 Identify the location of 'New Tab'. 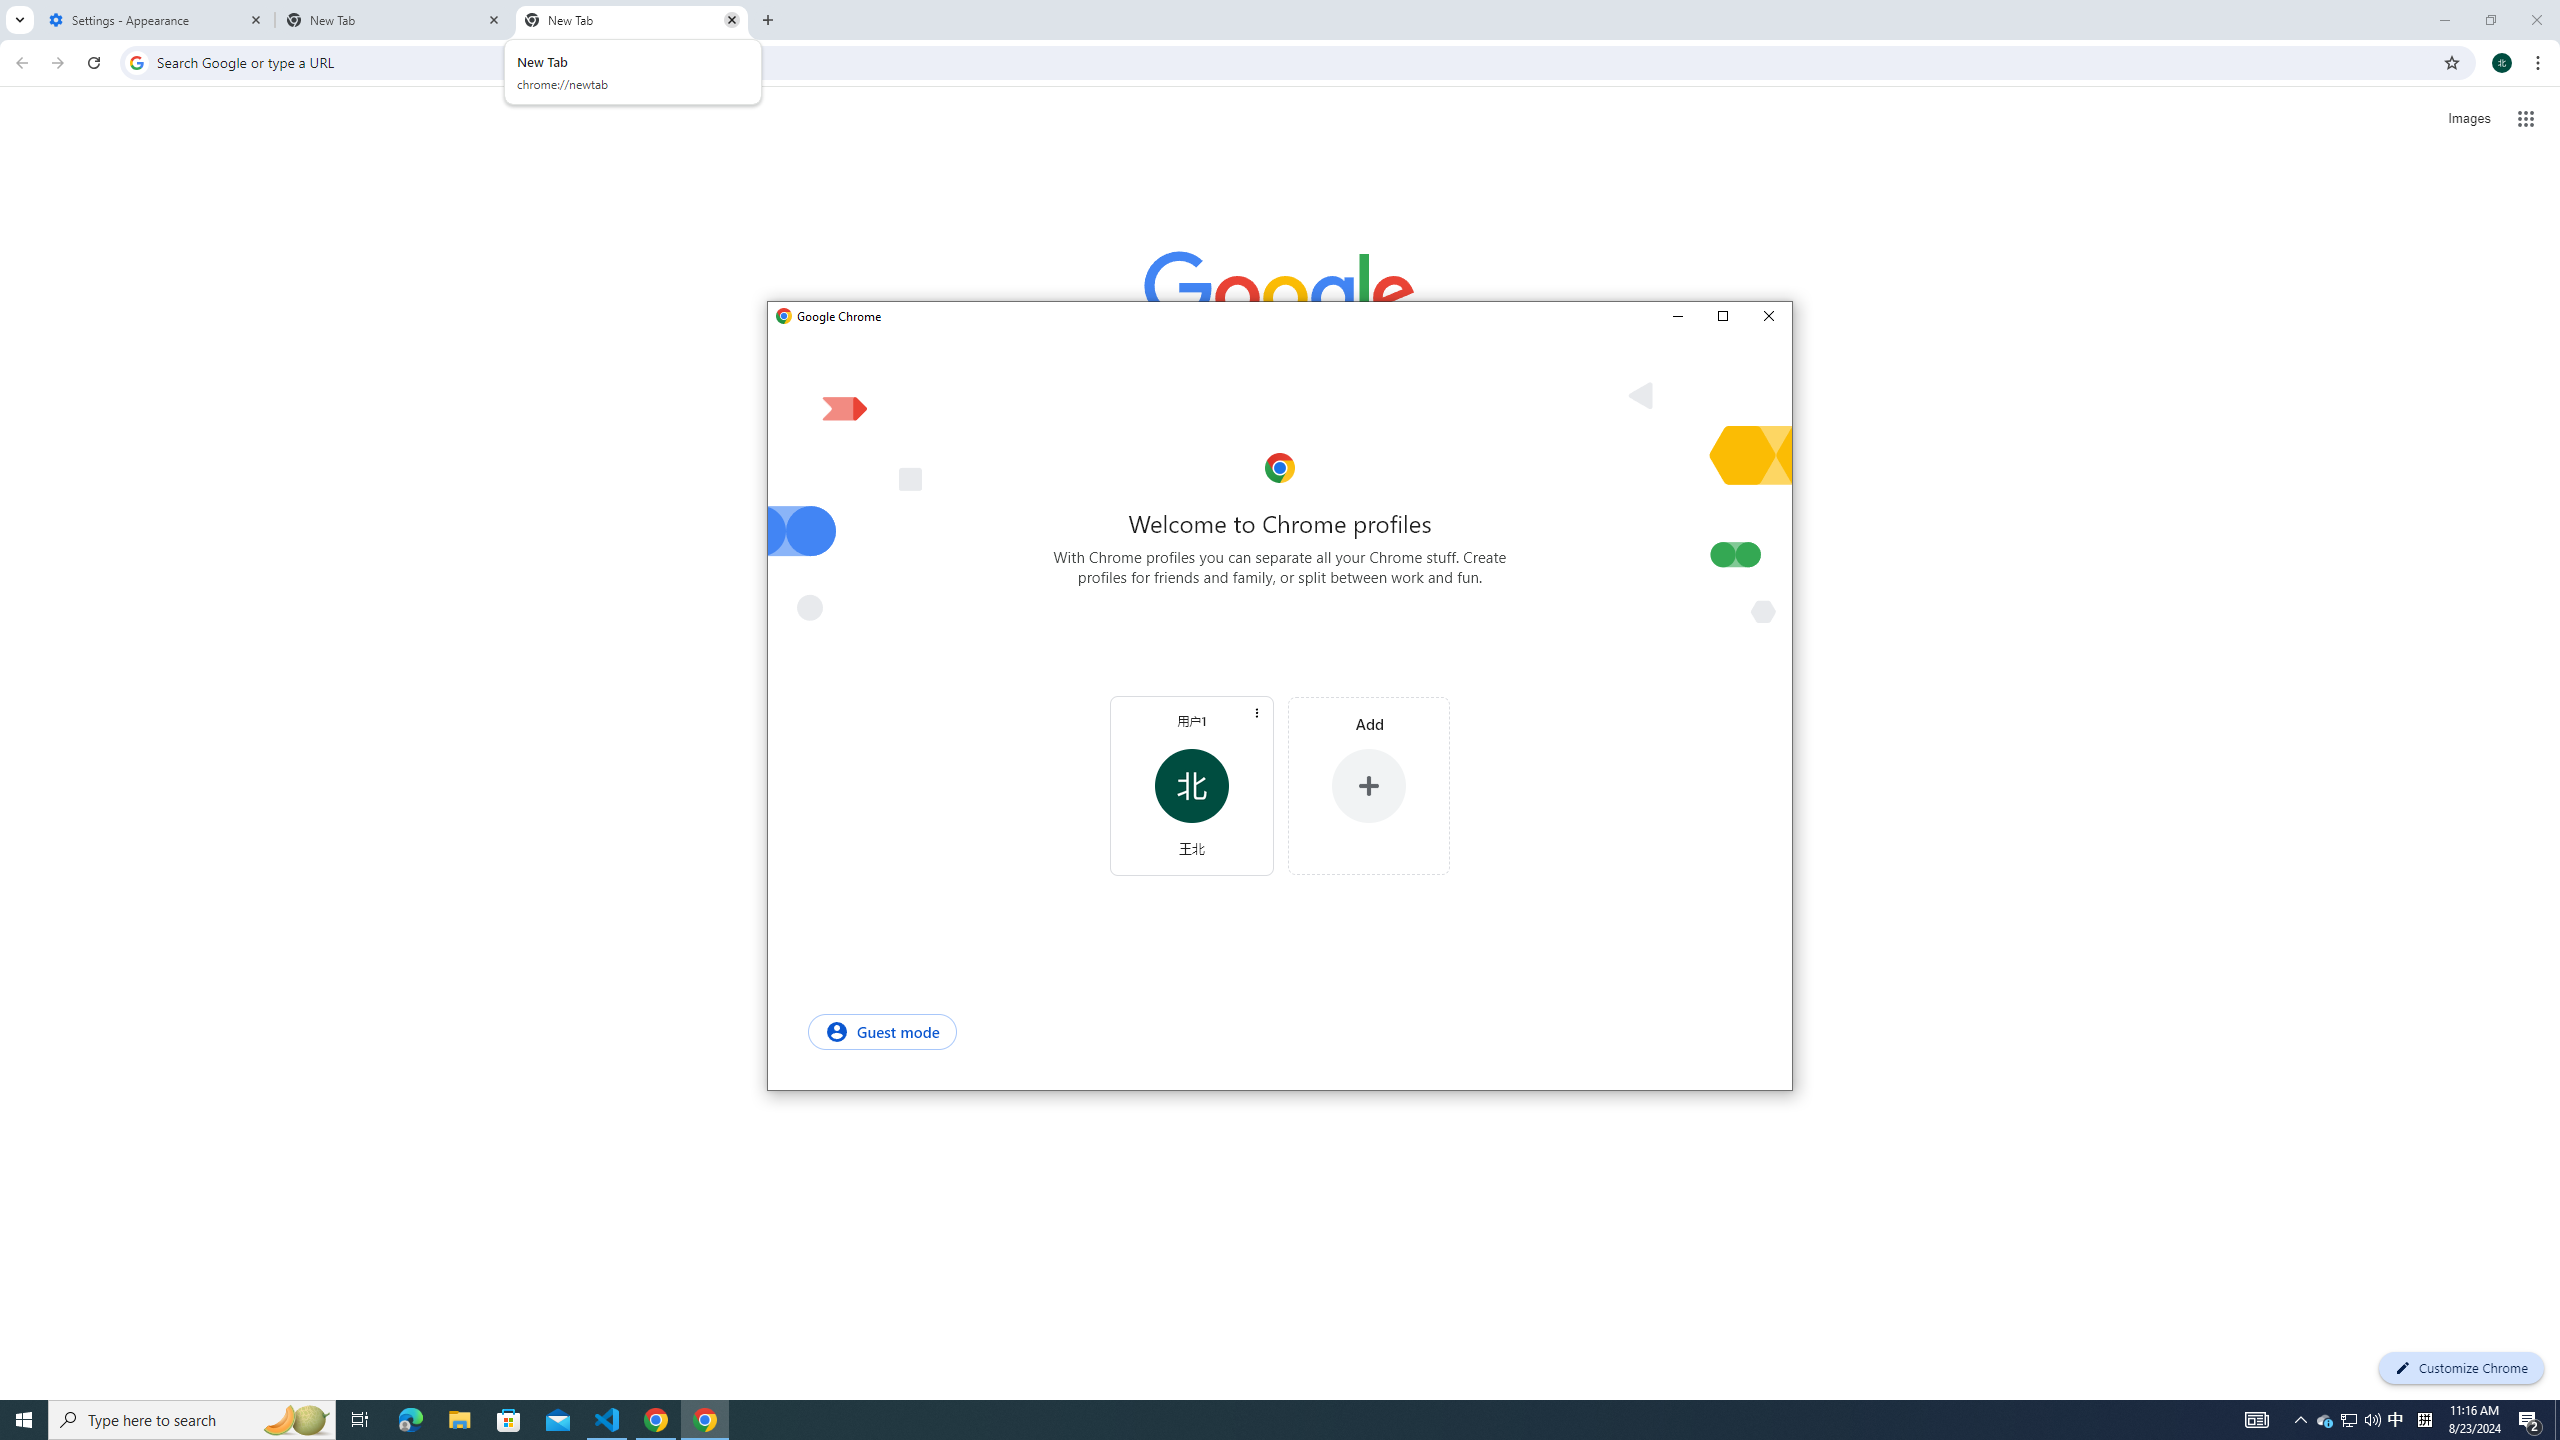
(631, 19).